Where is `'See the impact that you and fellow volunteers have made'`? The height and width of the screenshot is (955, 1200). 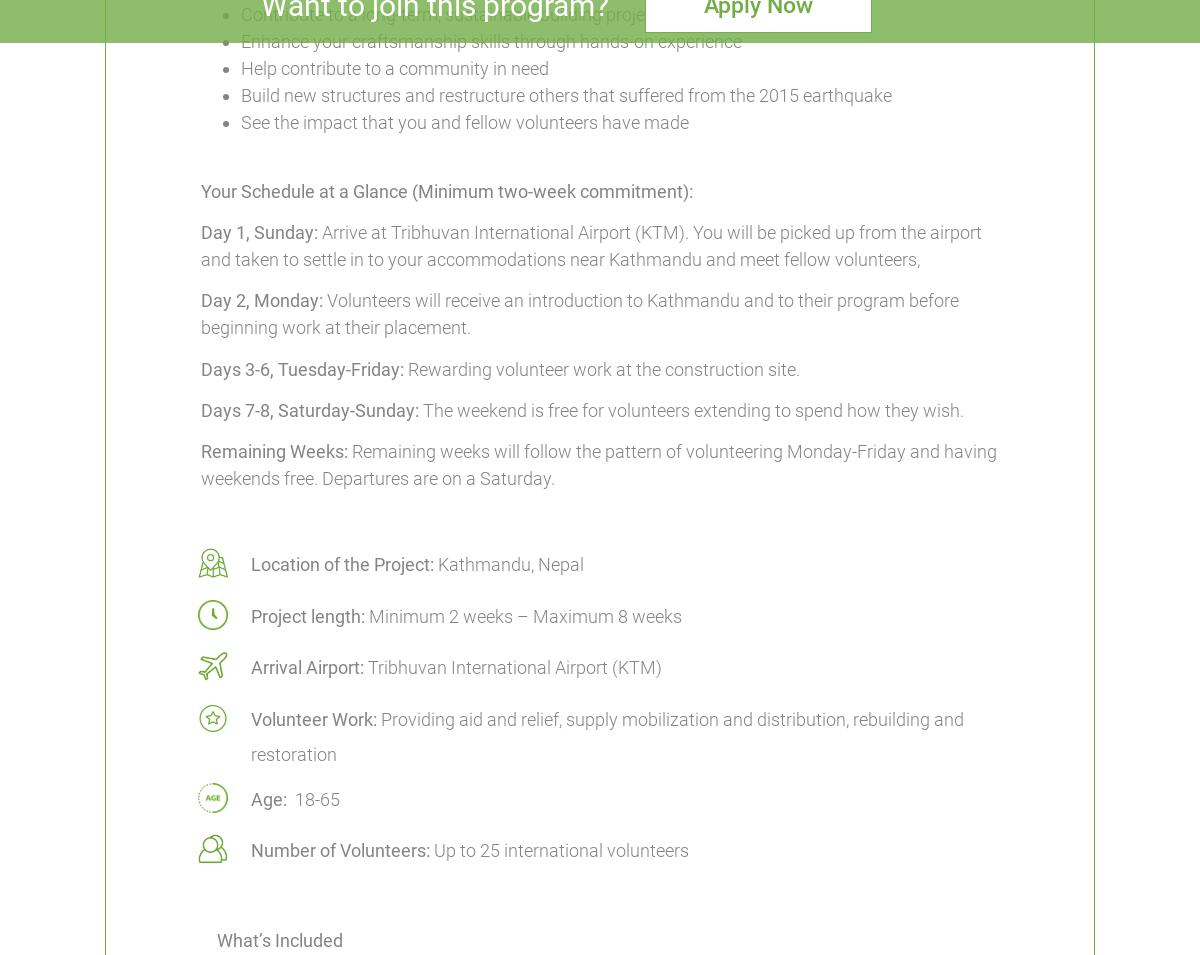 'See the impact that you and fellow volunteers have made' is located at coordinates (239, 121).